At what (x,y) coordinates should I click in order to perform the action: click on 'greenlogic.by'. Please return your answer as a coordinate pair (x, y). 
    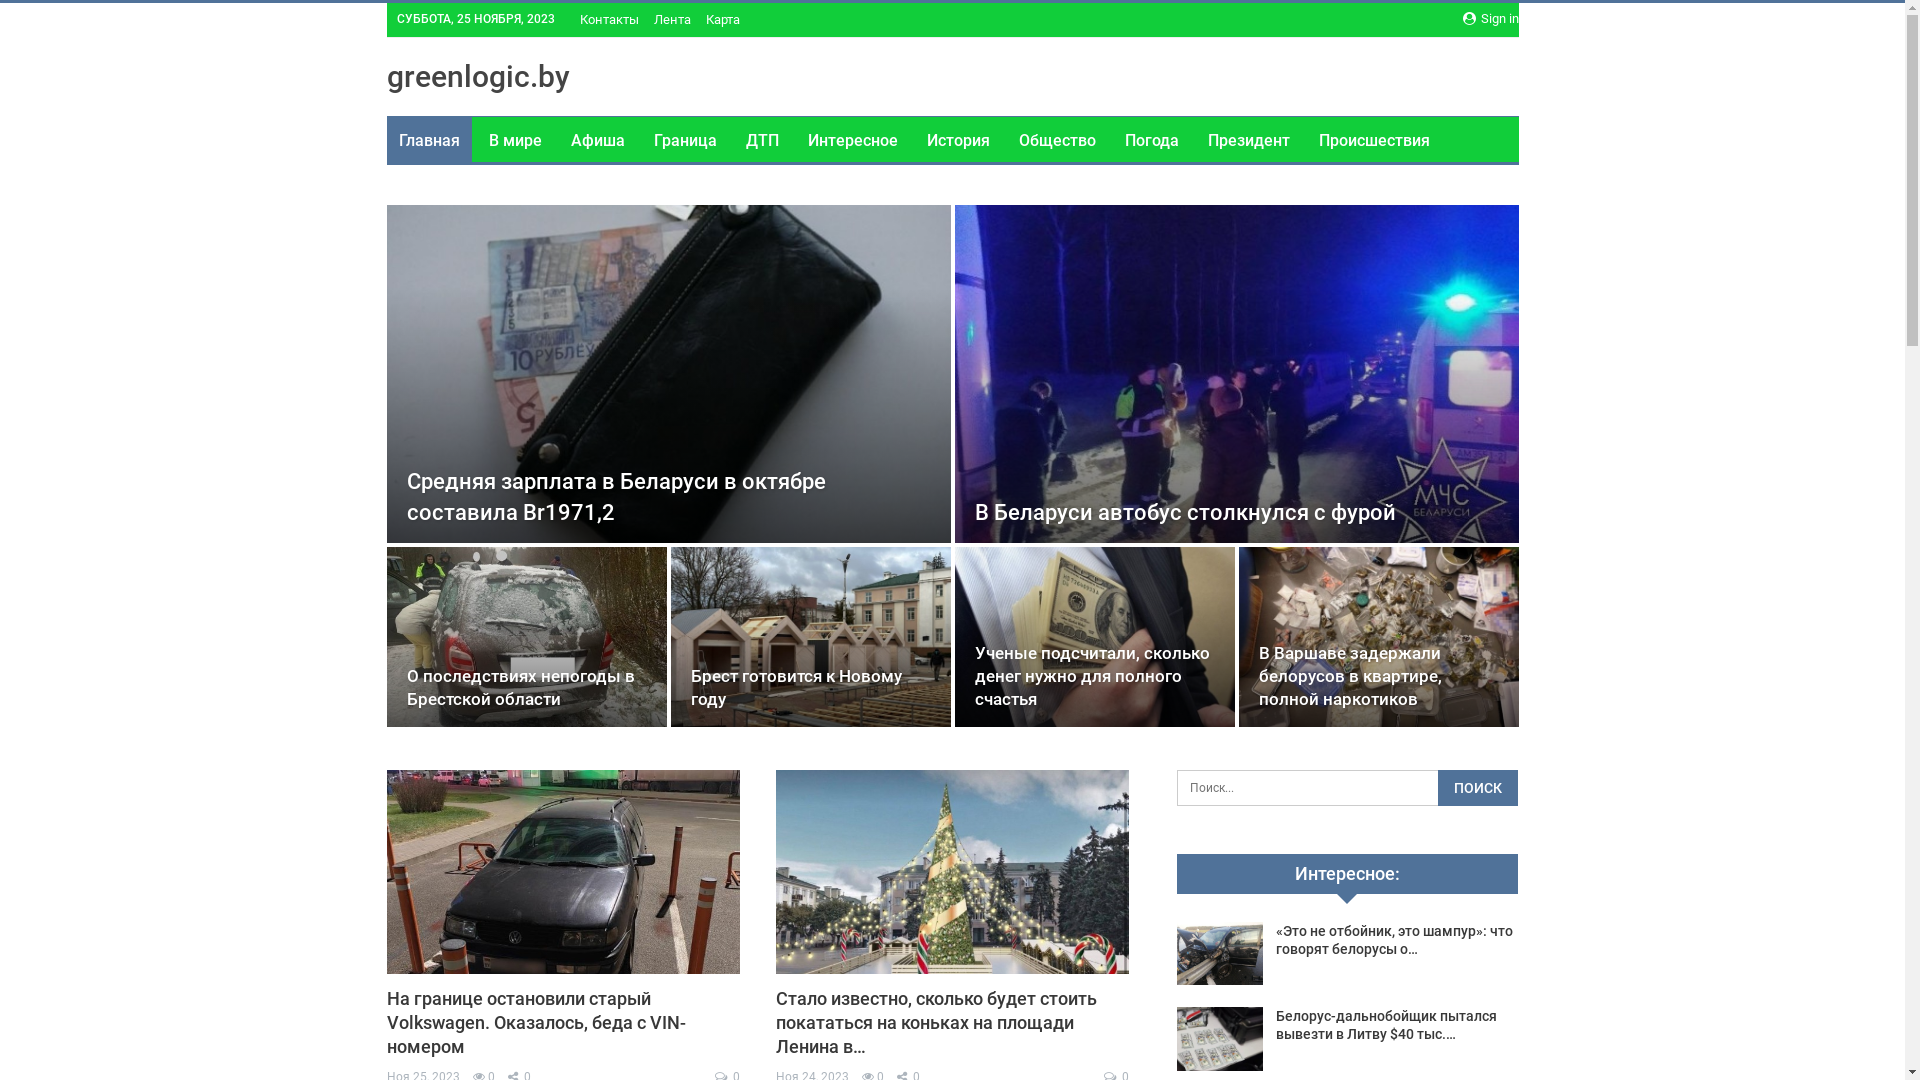
    Looking at the image, I should click on (476, 75).